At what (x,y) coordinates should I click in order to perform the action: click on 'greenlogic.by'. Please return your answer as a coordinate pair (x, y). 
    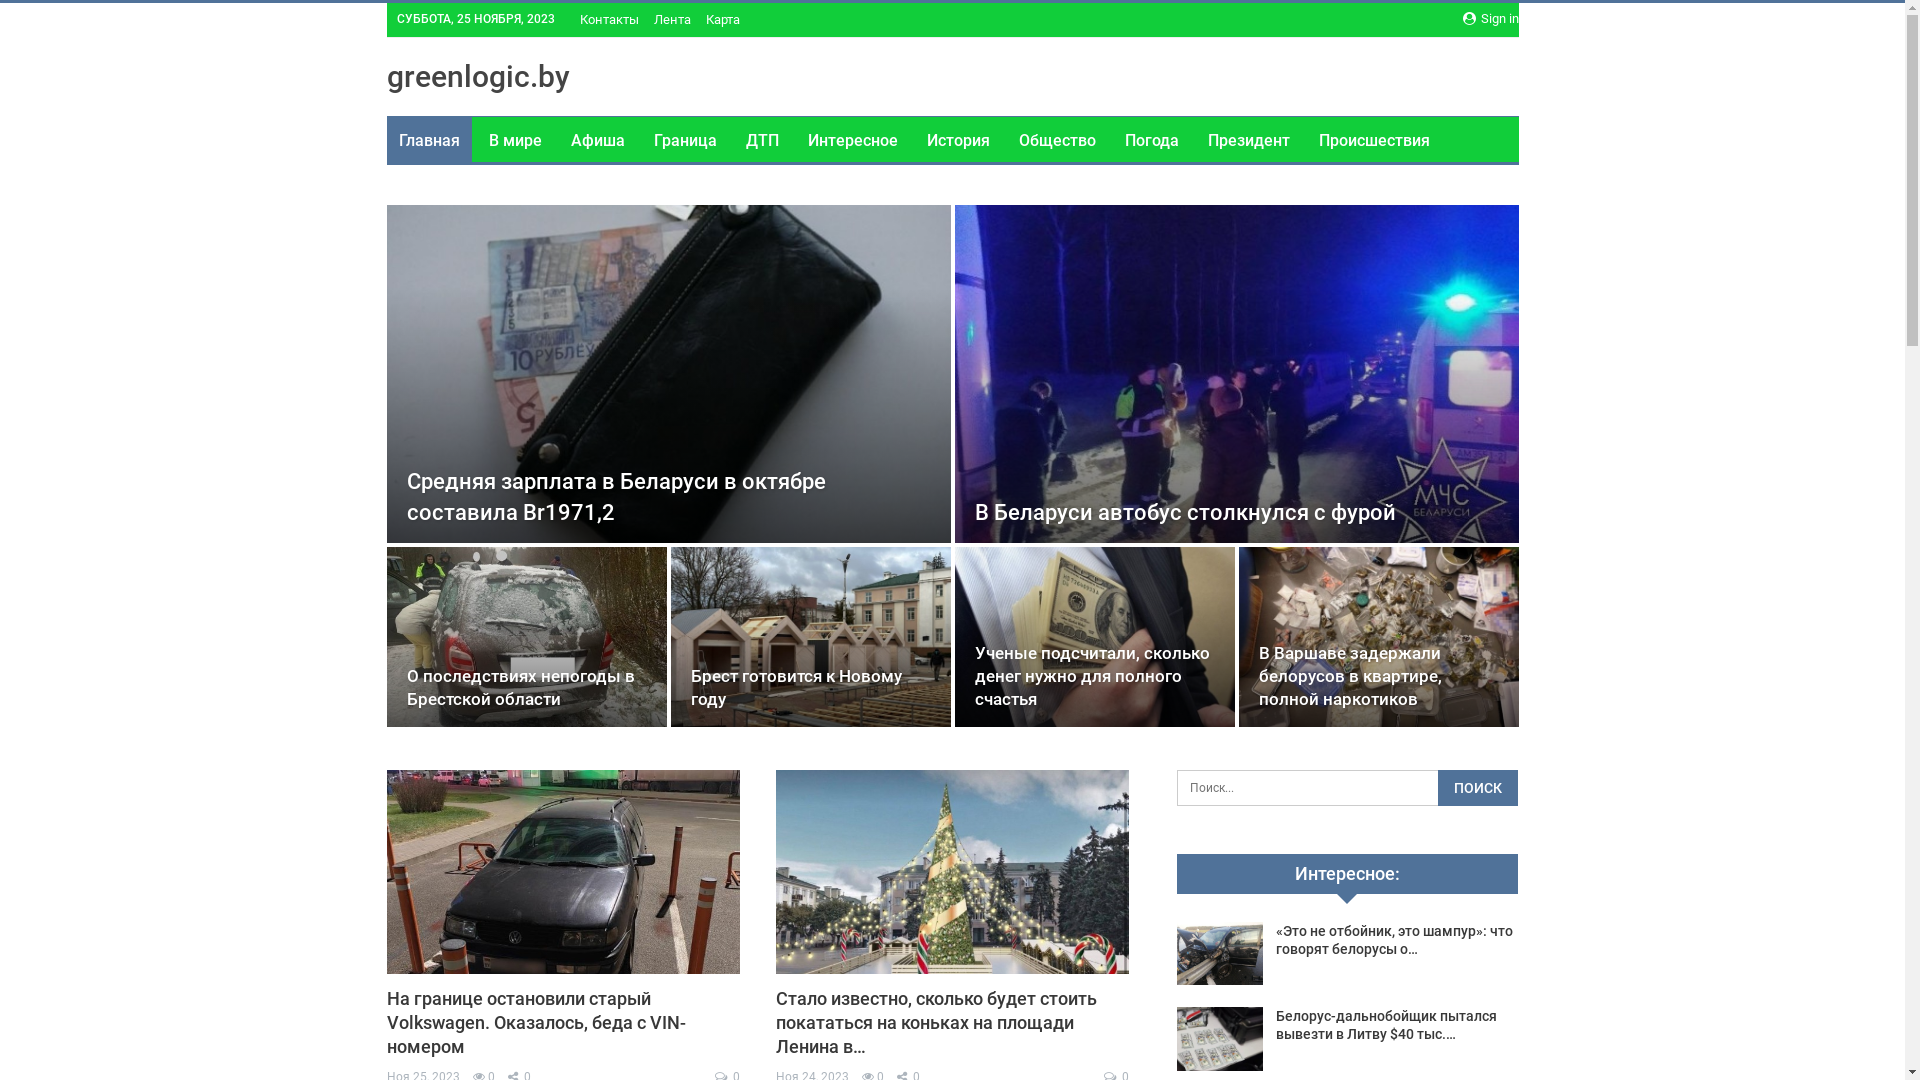
    Looking at the image, I should click on (476, 75).